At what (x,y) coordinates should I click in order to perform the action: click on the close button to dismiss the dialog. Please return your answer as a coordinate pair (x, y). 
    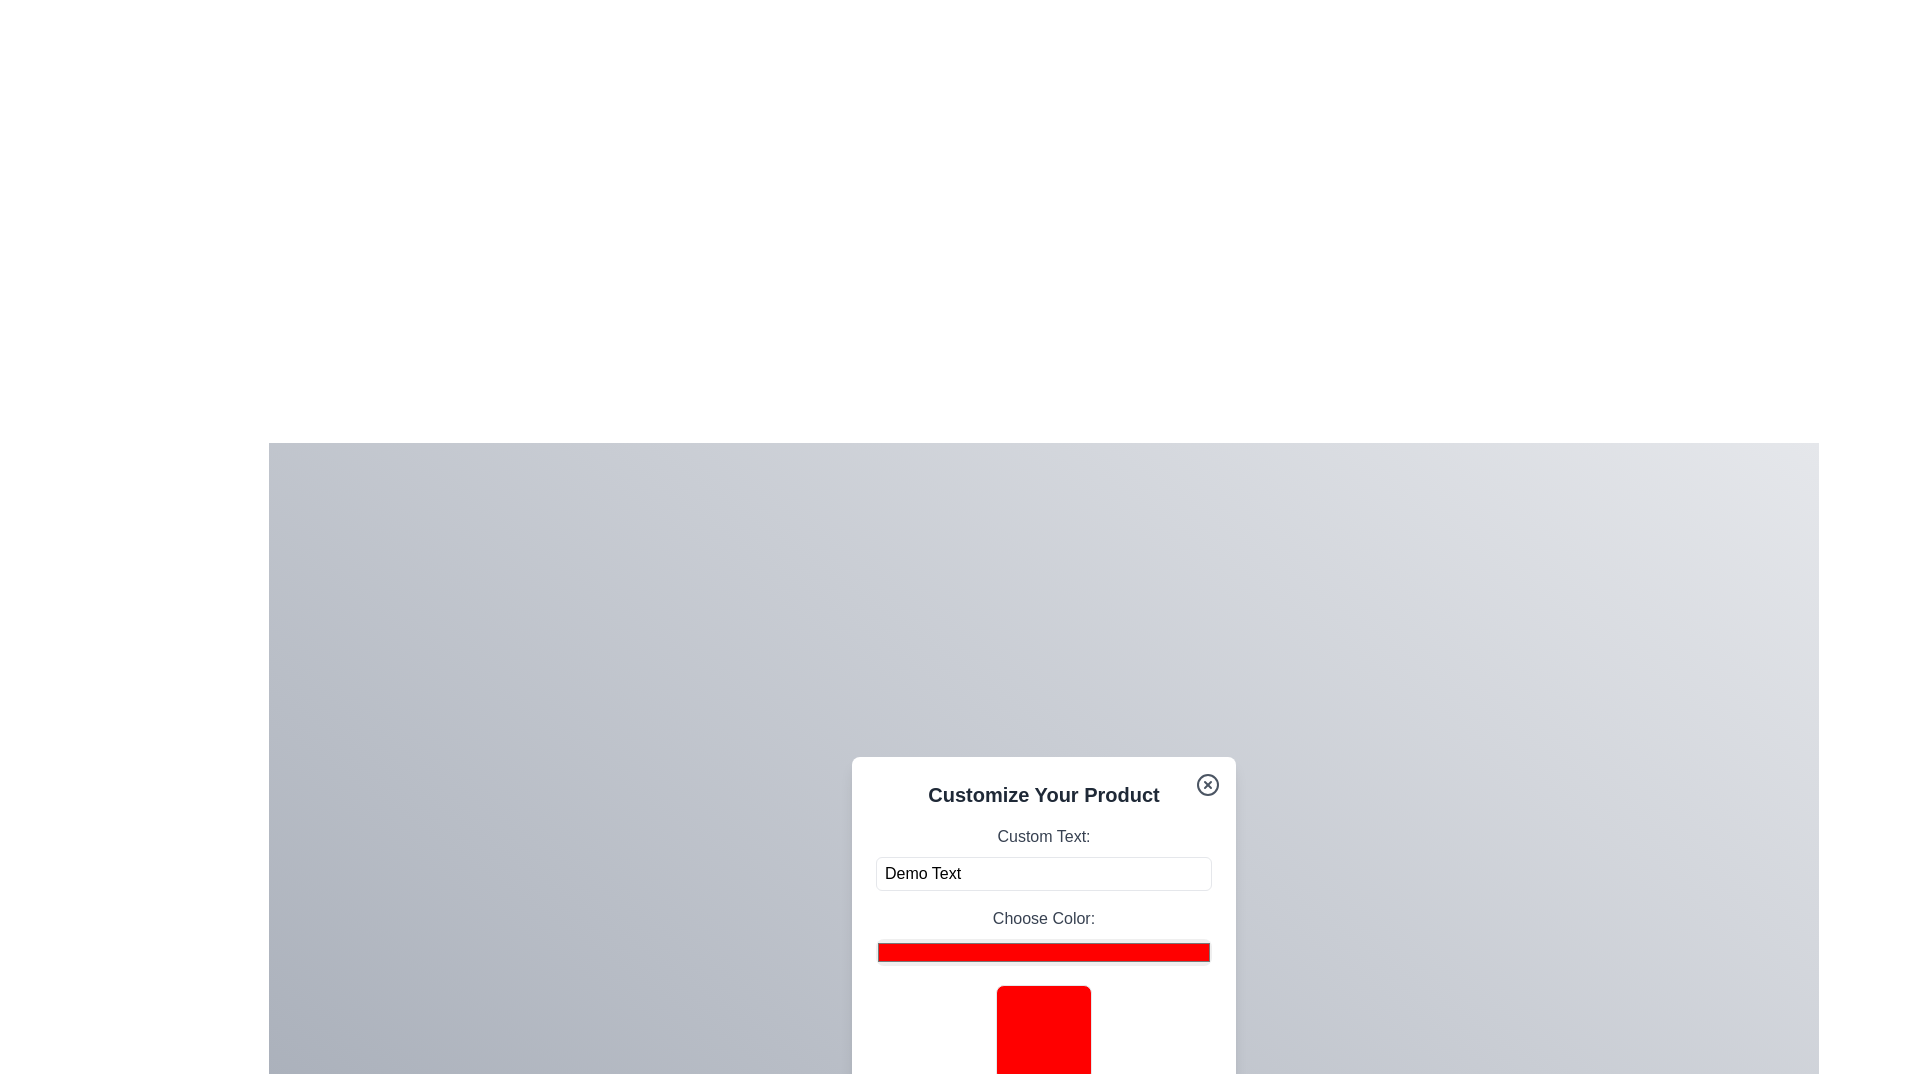
    Looking at the image, I should click on (1207, 784).